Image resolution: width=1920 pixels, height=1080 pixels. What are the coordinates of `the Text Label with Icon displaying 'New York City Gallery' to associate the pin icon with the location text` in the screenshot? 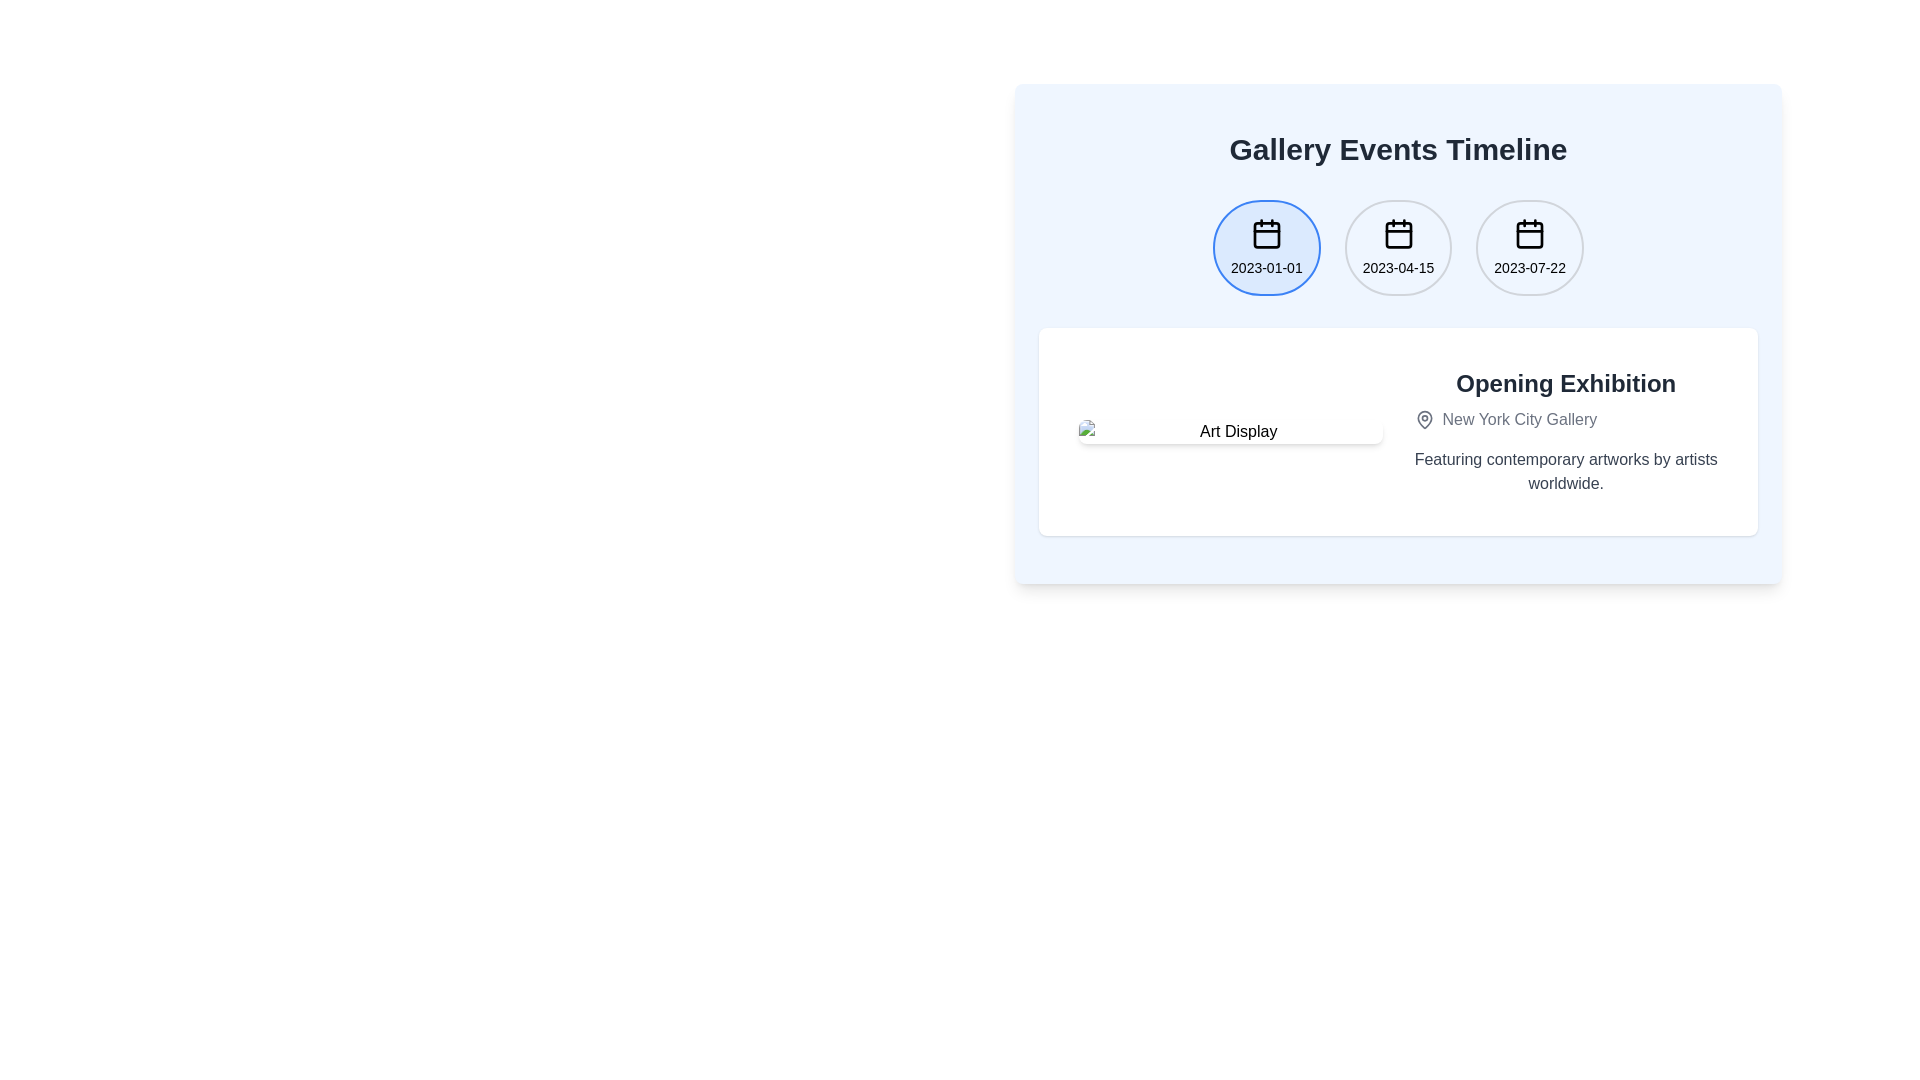 It's located at (1565, 419).